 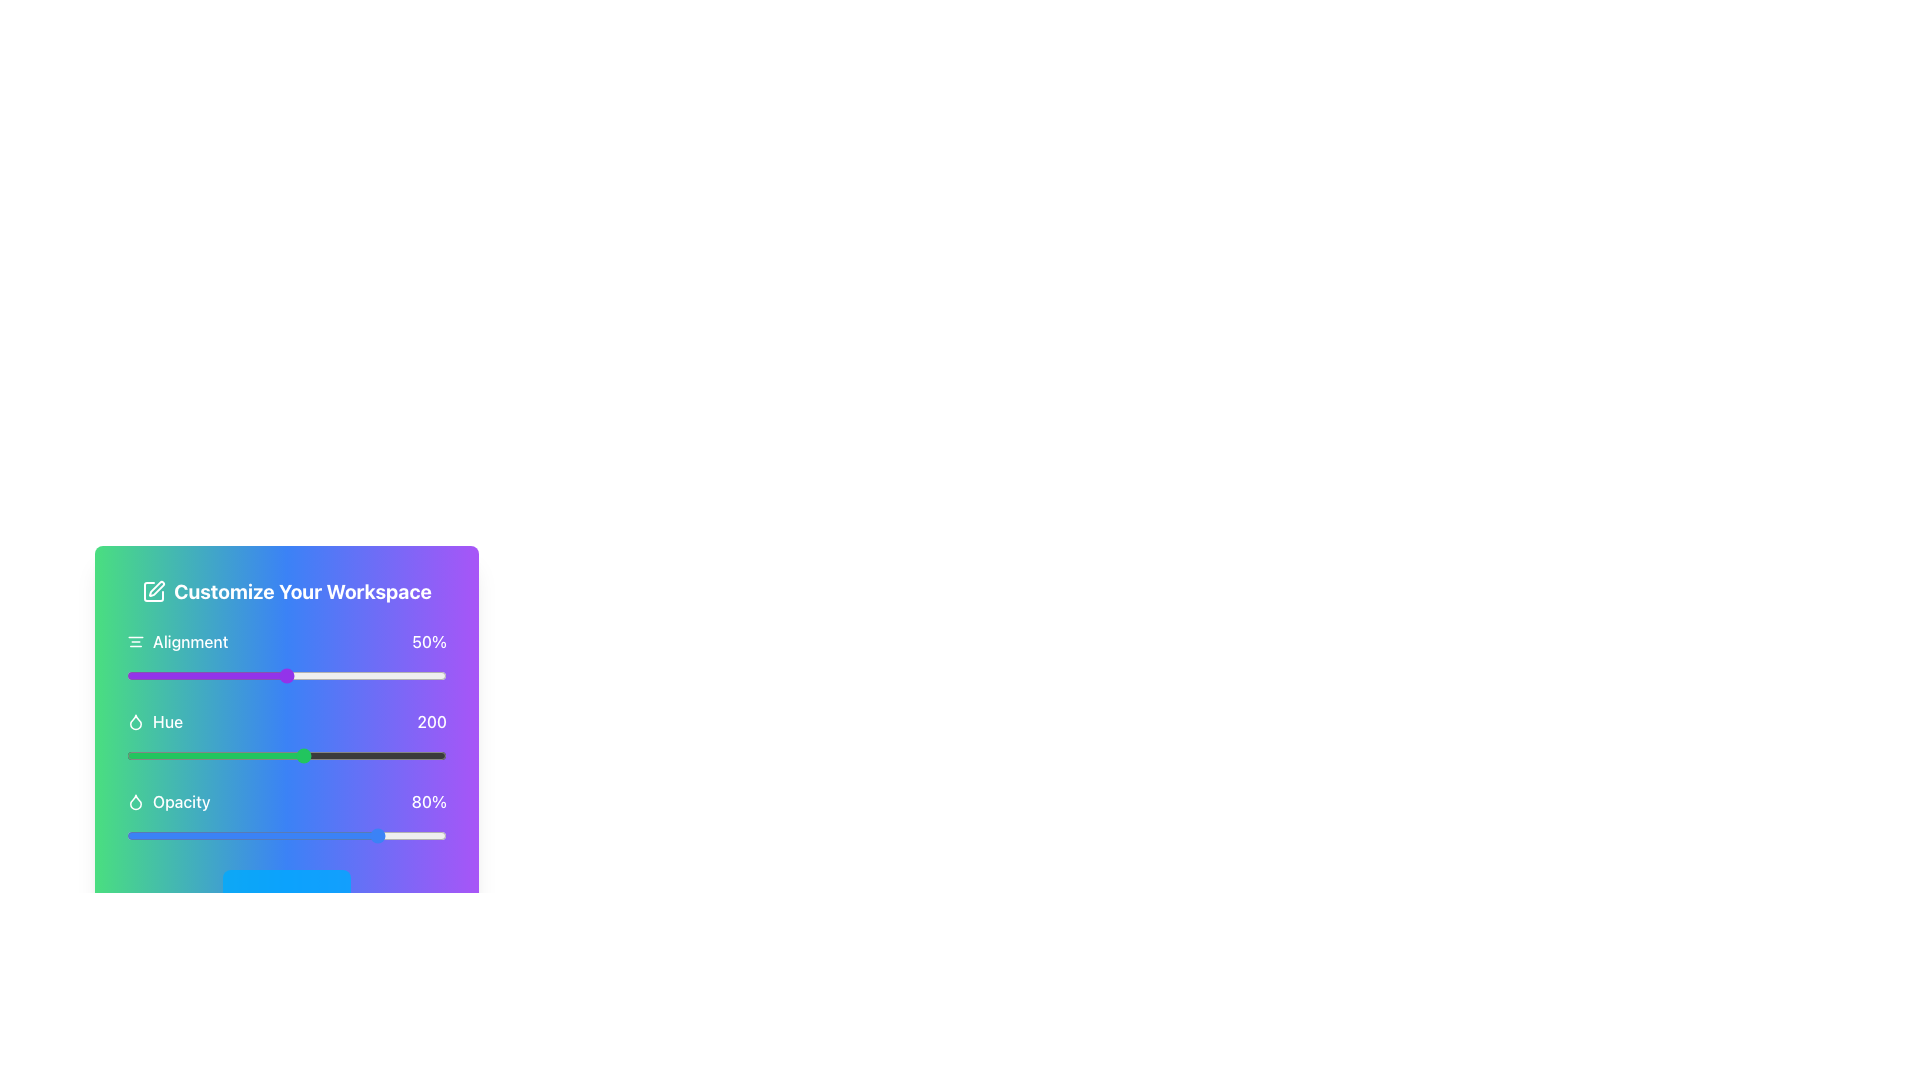 What do you see at coordinates (286, 817) in the screenshot?
I see `the opacity slider to set a specific value, which is the third slider in a vertical arrangement, visually aligned with the 'Opacity' label and '80%' value` at bounding box center [286, 817].